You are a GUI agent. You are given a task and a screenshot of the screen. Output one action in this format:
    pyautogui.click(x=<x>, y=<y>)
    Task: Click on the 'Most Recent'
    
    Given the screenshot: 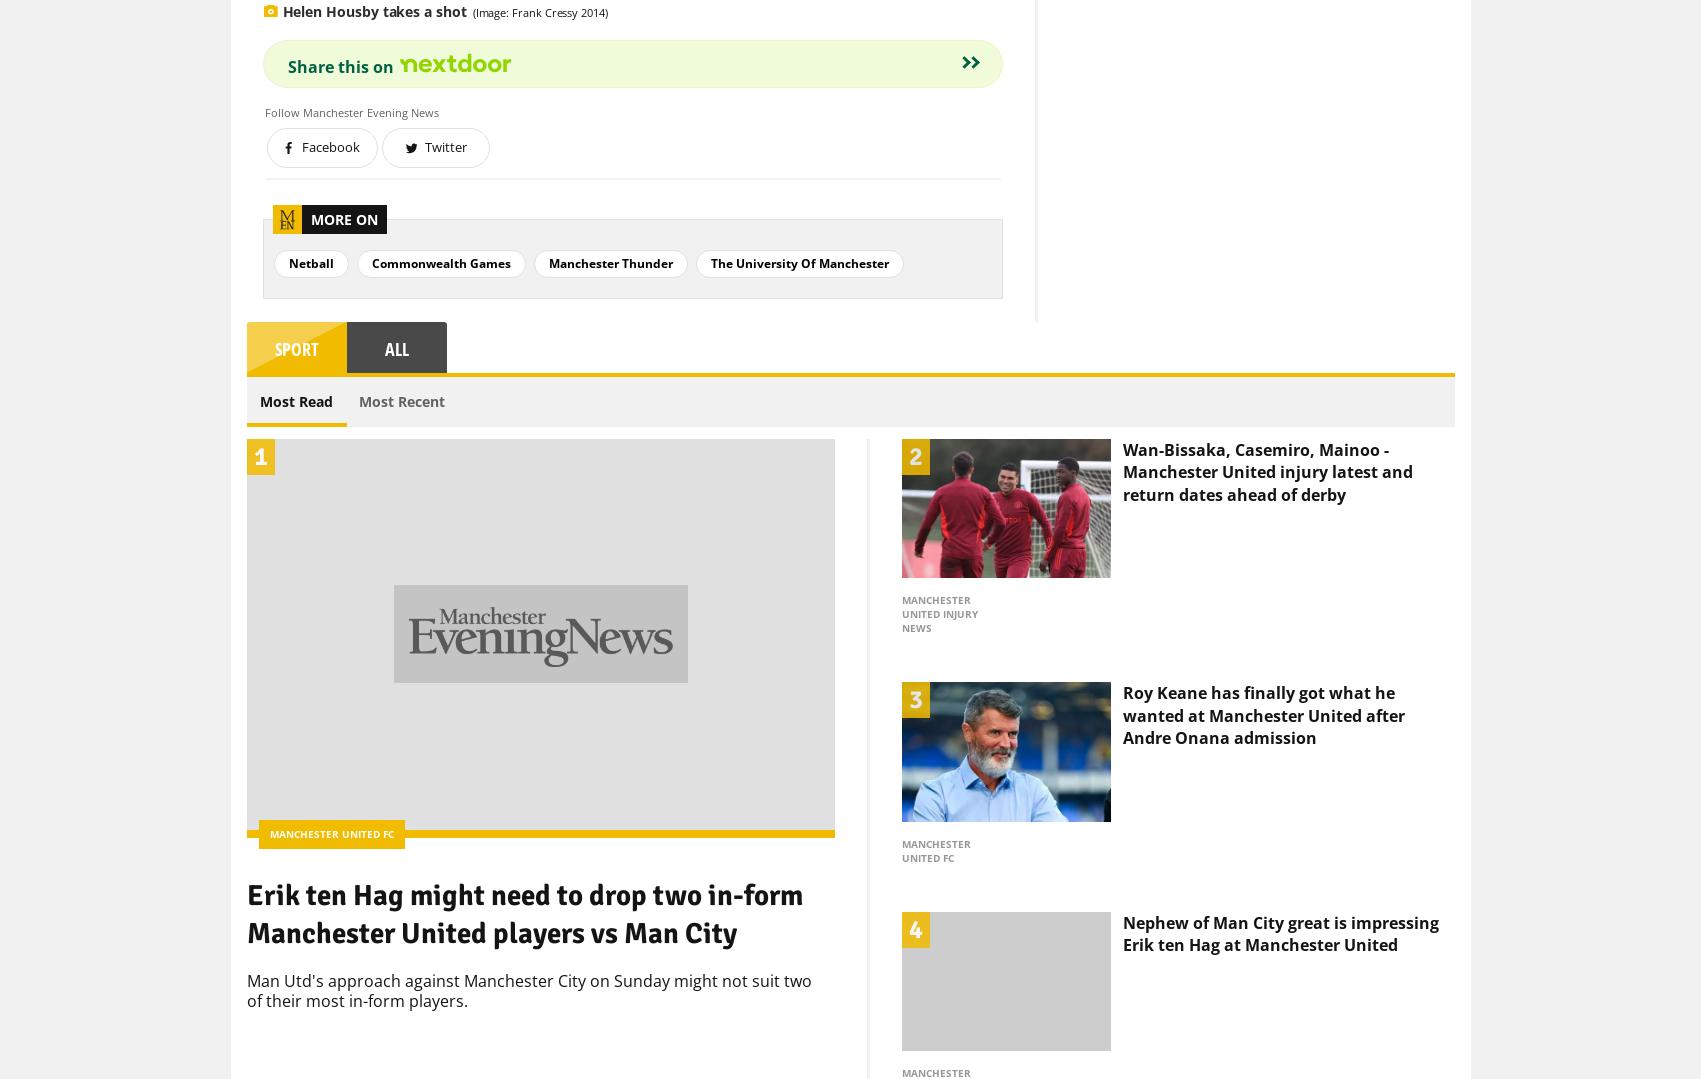 What is the action you would take?
    pyautogui.click(x=399, y=367)
    